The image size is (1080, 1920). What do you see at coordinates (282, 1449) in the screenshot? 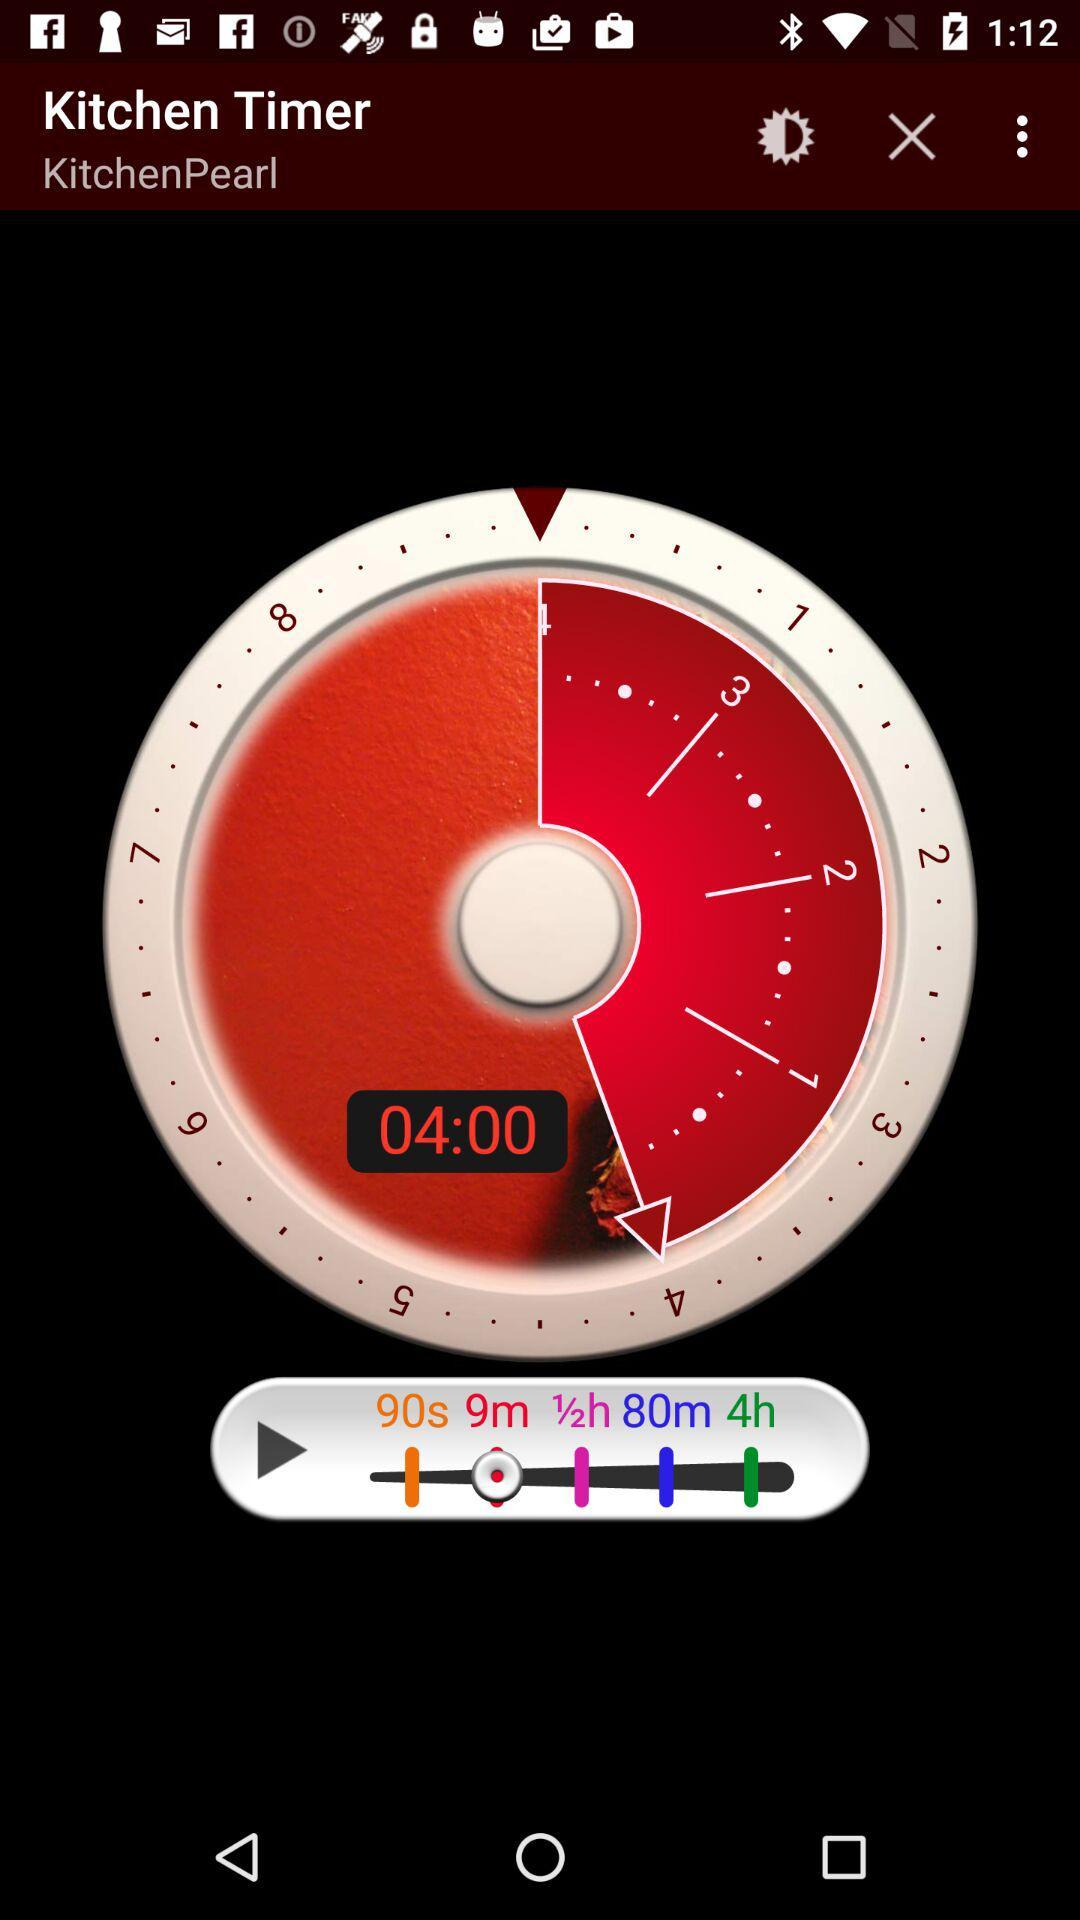
I see `the icon at the bottom left corner` at bounding box center [282, 1449].